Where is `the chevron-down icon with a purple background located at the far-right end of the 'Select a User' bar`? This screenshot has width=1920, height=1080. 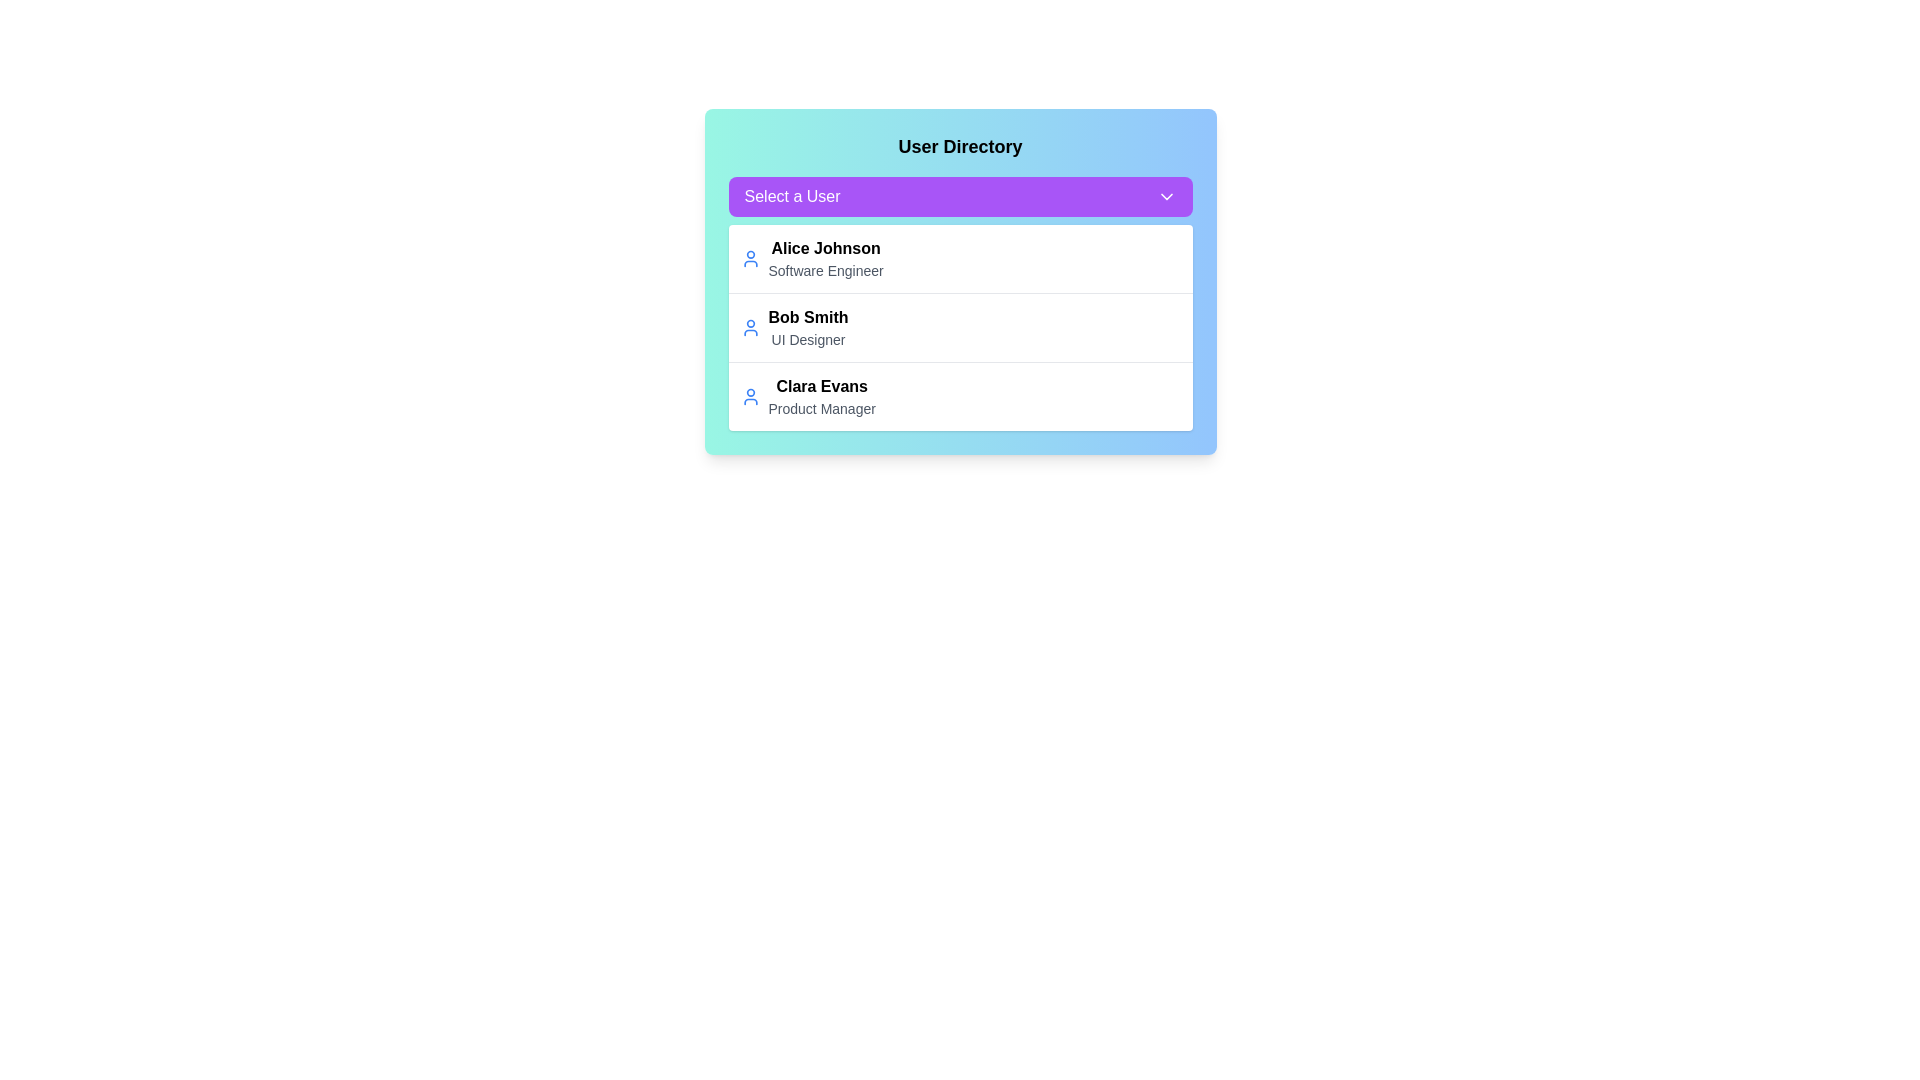
the chevron-down icon with a purple background located at the far-right end of the 'Select a User' bar is located at coordinates (1166, 196).